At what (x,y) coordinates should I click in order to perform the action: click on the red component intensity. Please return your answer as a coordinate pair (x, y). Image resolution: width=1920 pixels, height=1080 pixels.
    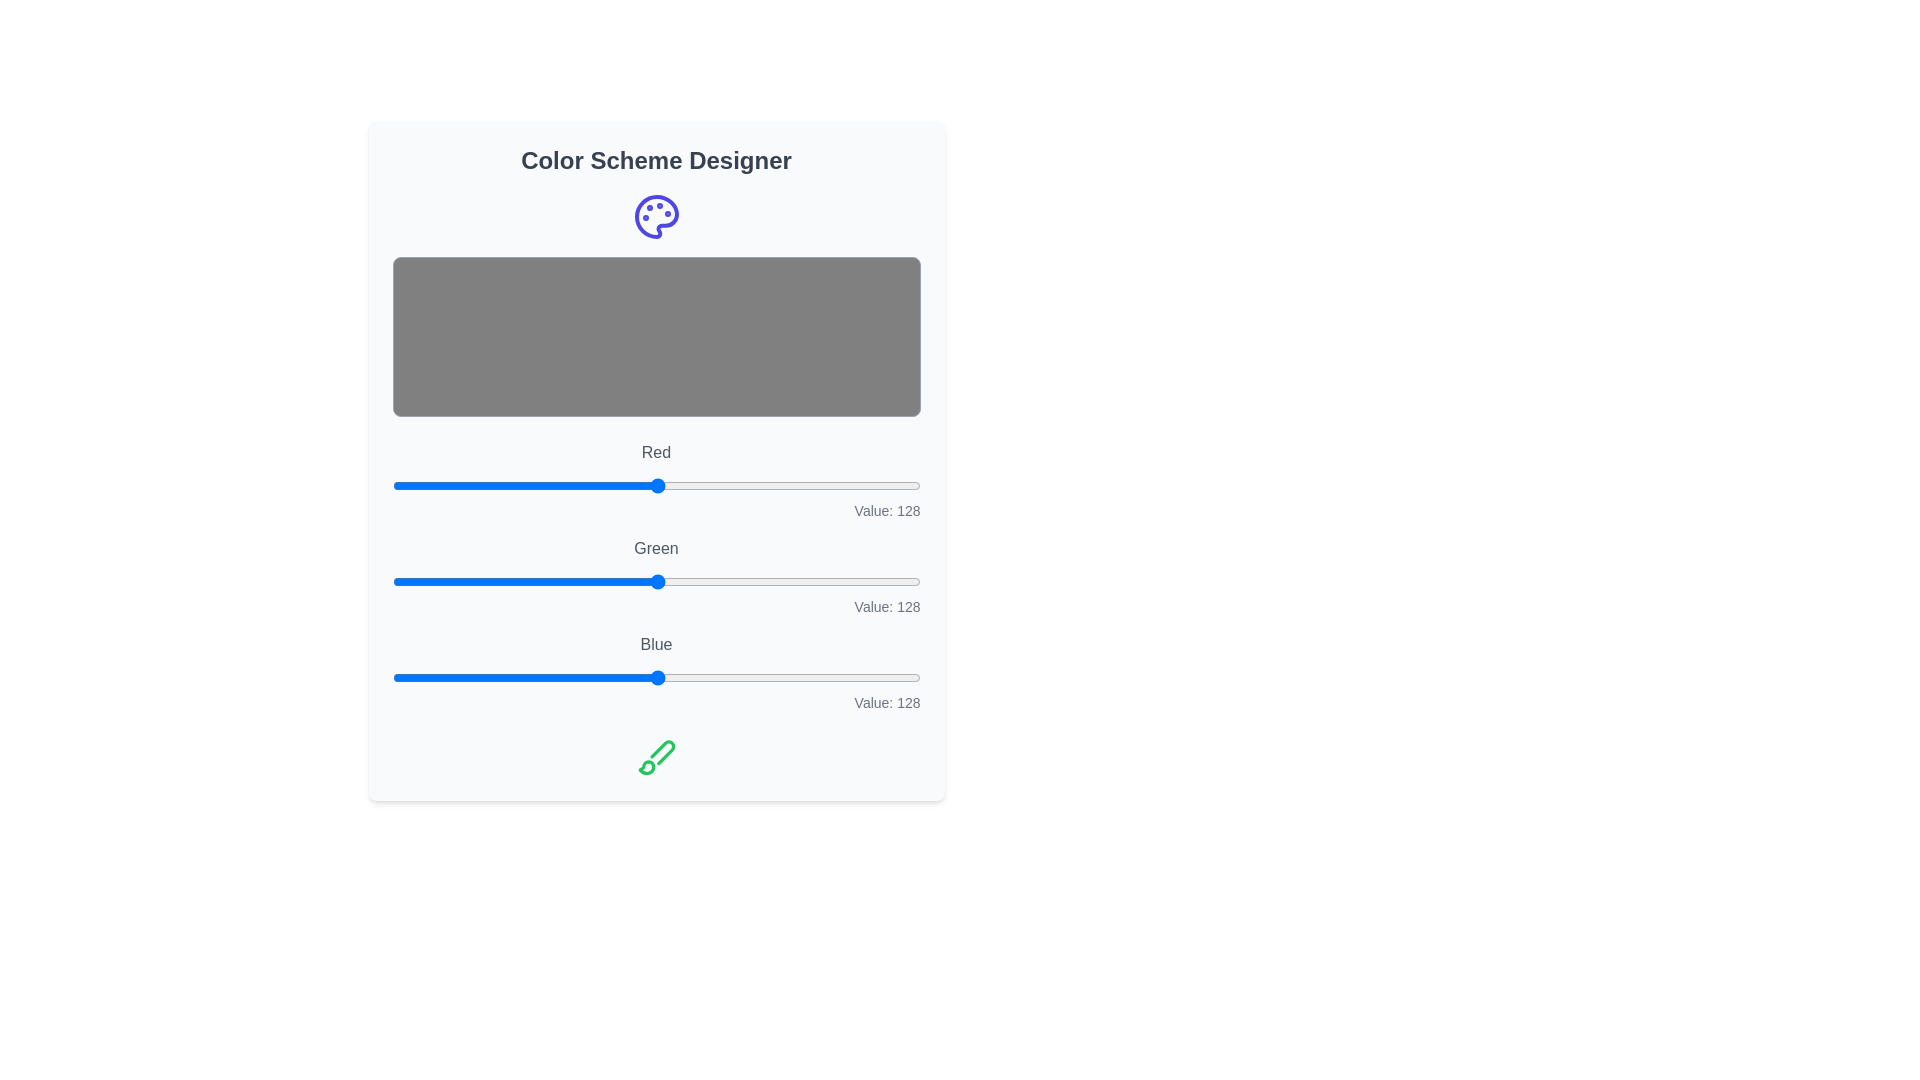
    Looking at the image, I should click on (541, 486).